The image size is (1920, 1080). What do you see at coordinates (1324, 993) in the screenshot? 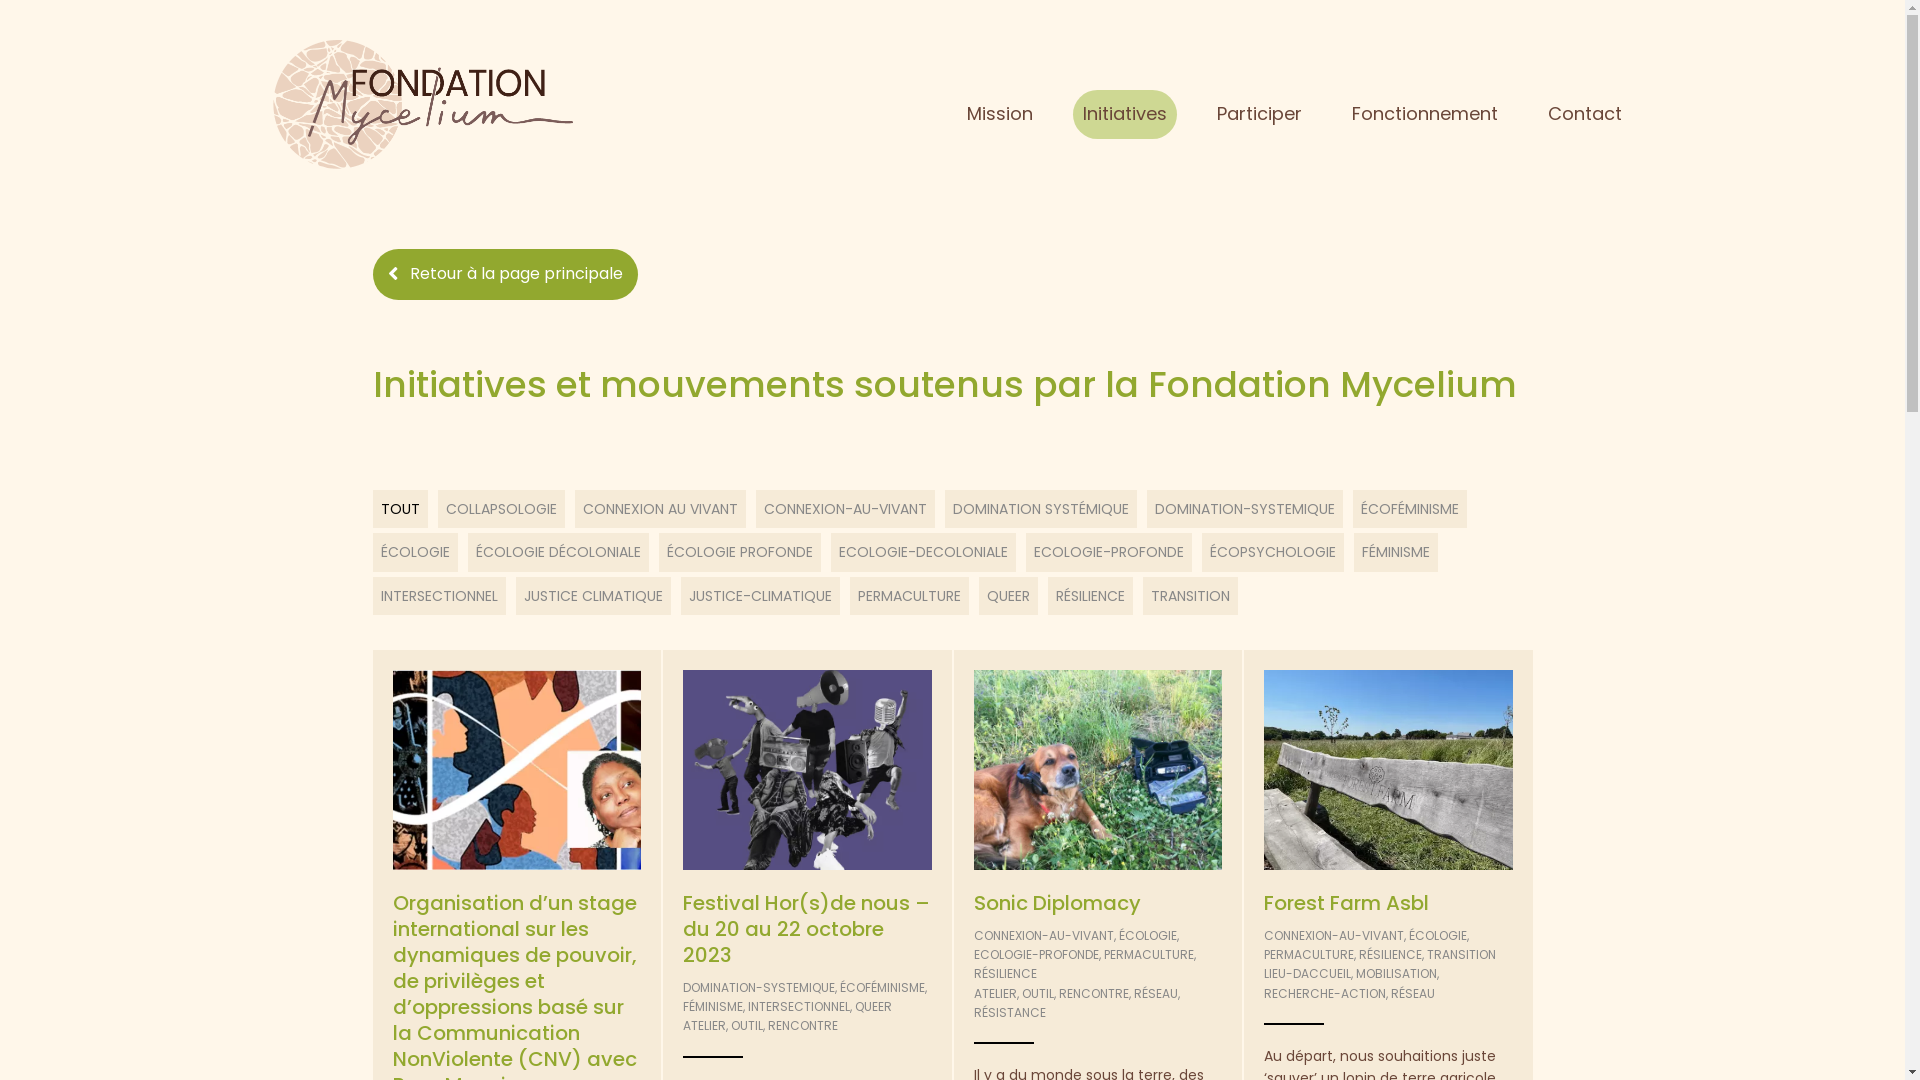
I see `'RECHERCHE-ACTION'` at bounding box center [1324, 993].